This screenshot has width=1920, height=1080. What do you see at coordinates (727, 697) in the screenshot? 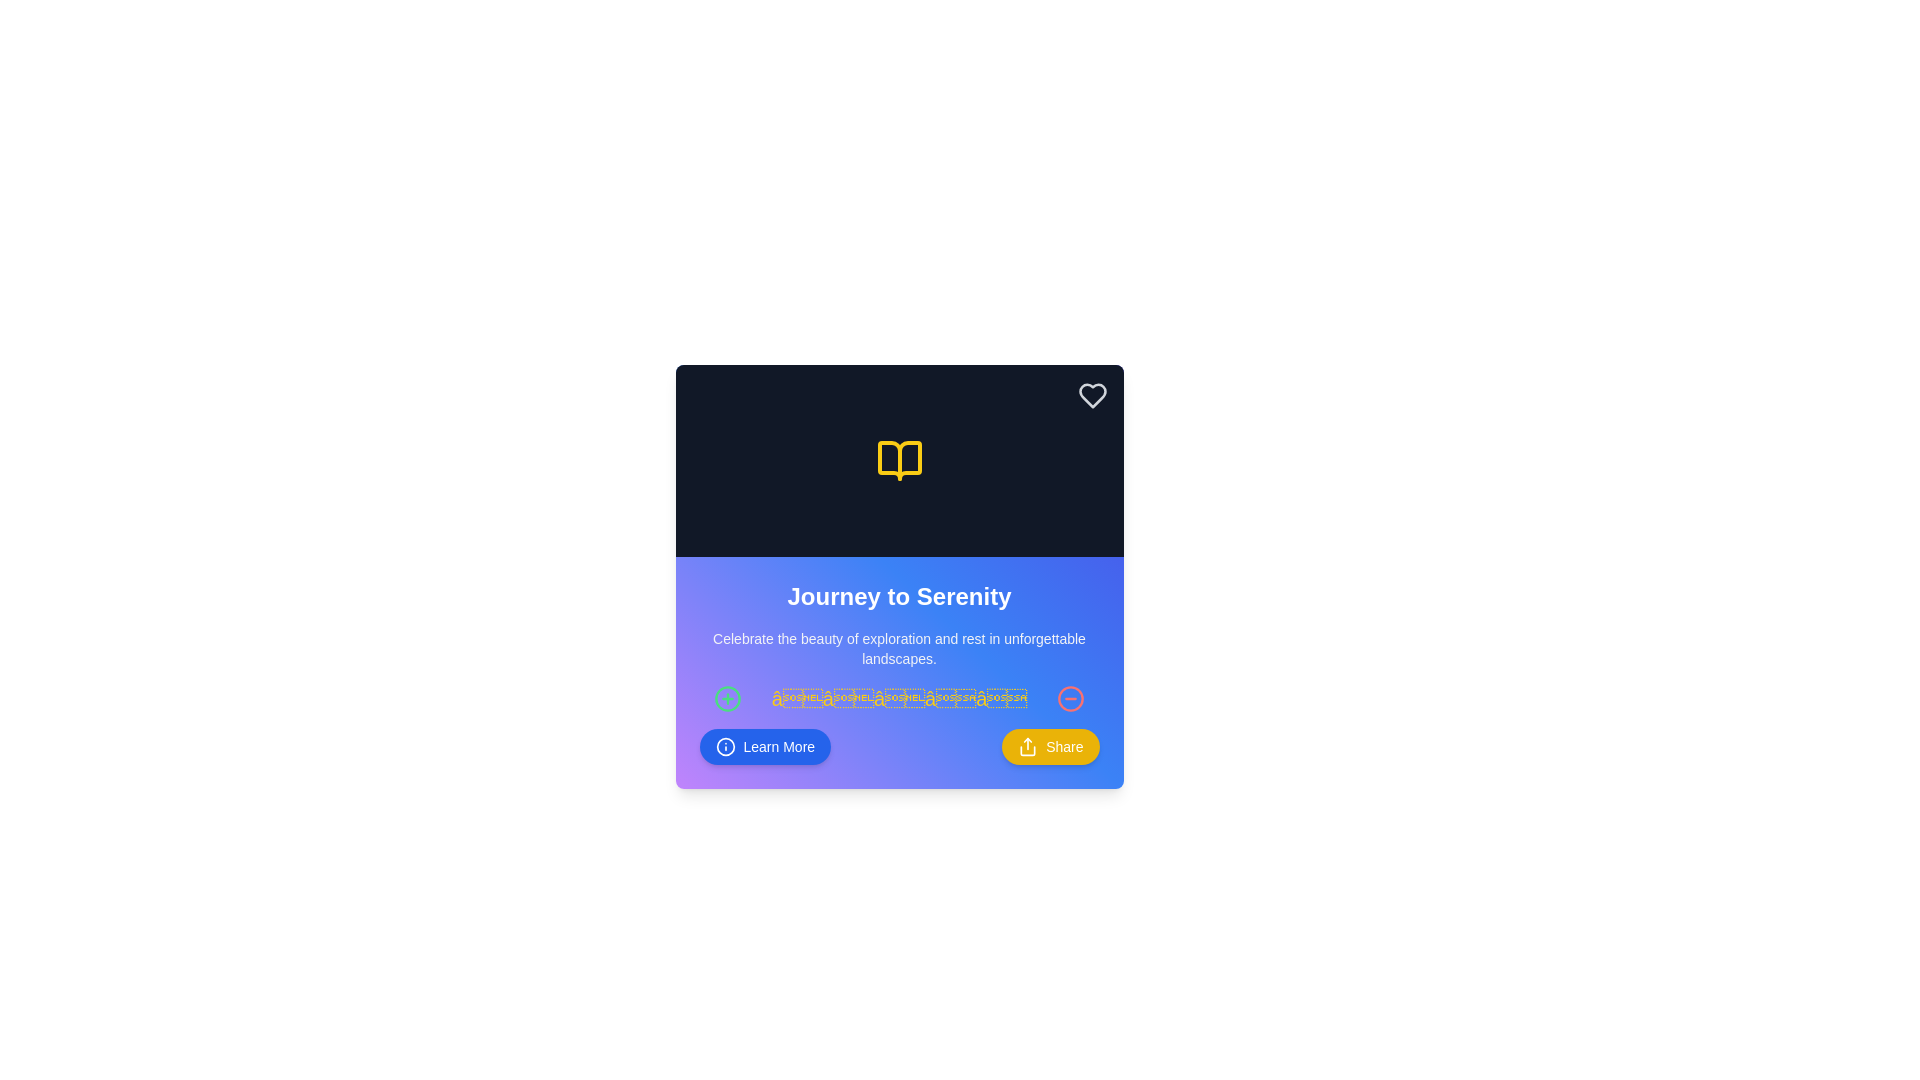
I see `the left circular SVG graphic with a thin border located at the bottom left section of a card layout` at bounding box center [727, 697].